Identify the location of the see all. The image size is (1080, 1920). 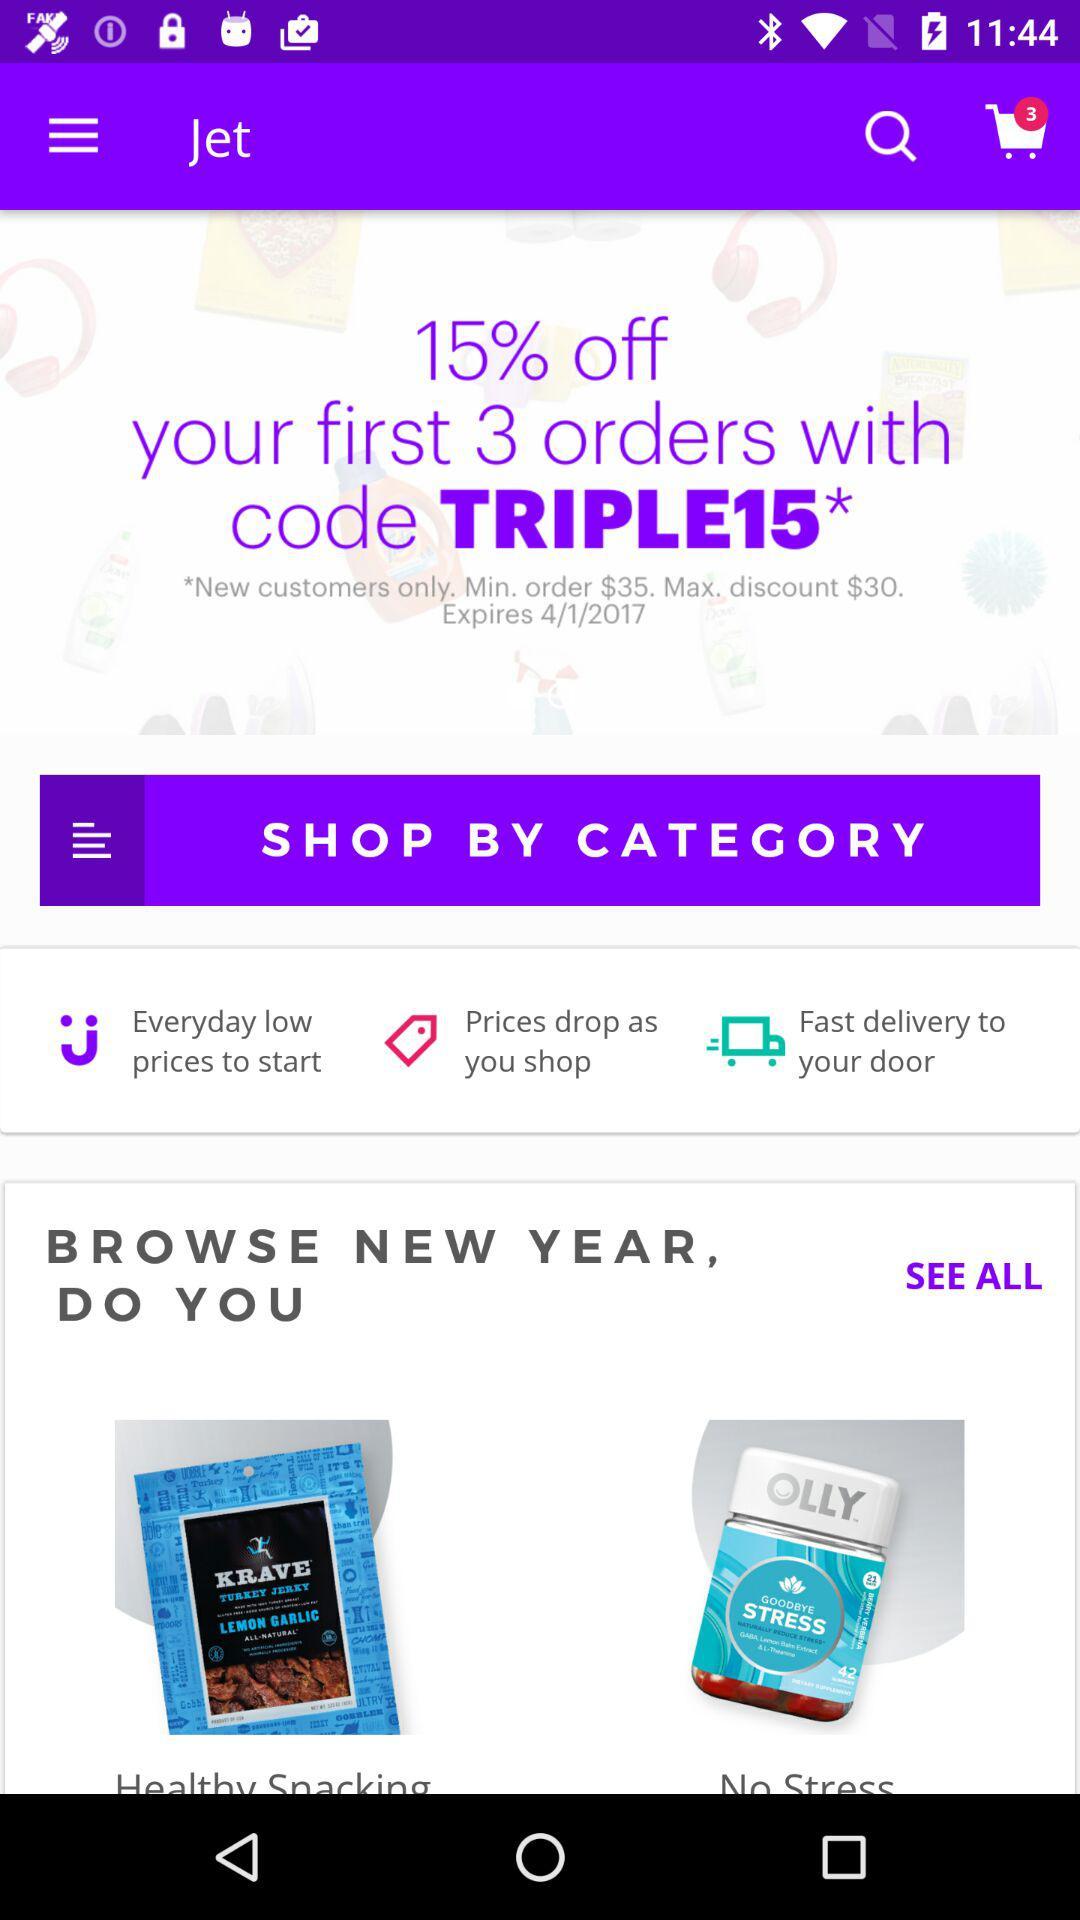
(958, 1274).